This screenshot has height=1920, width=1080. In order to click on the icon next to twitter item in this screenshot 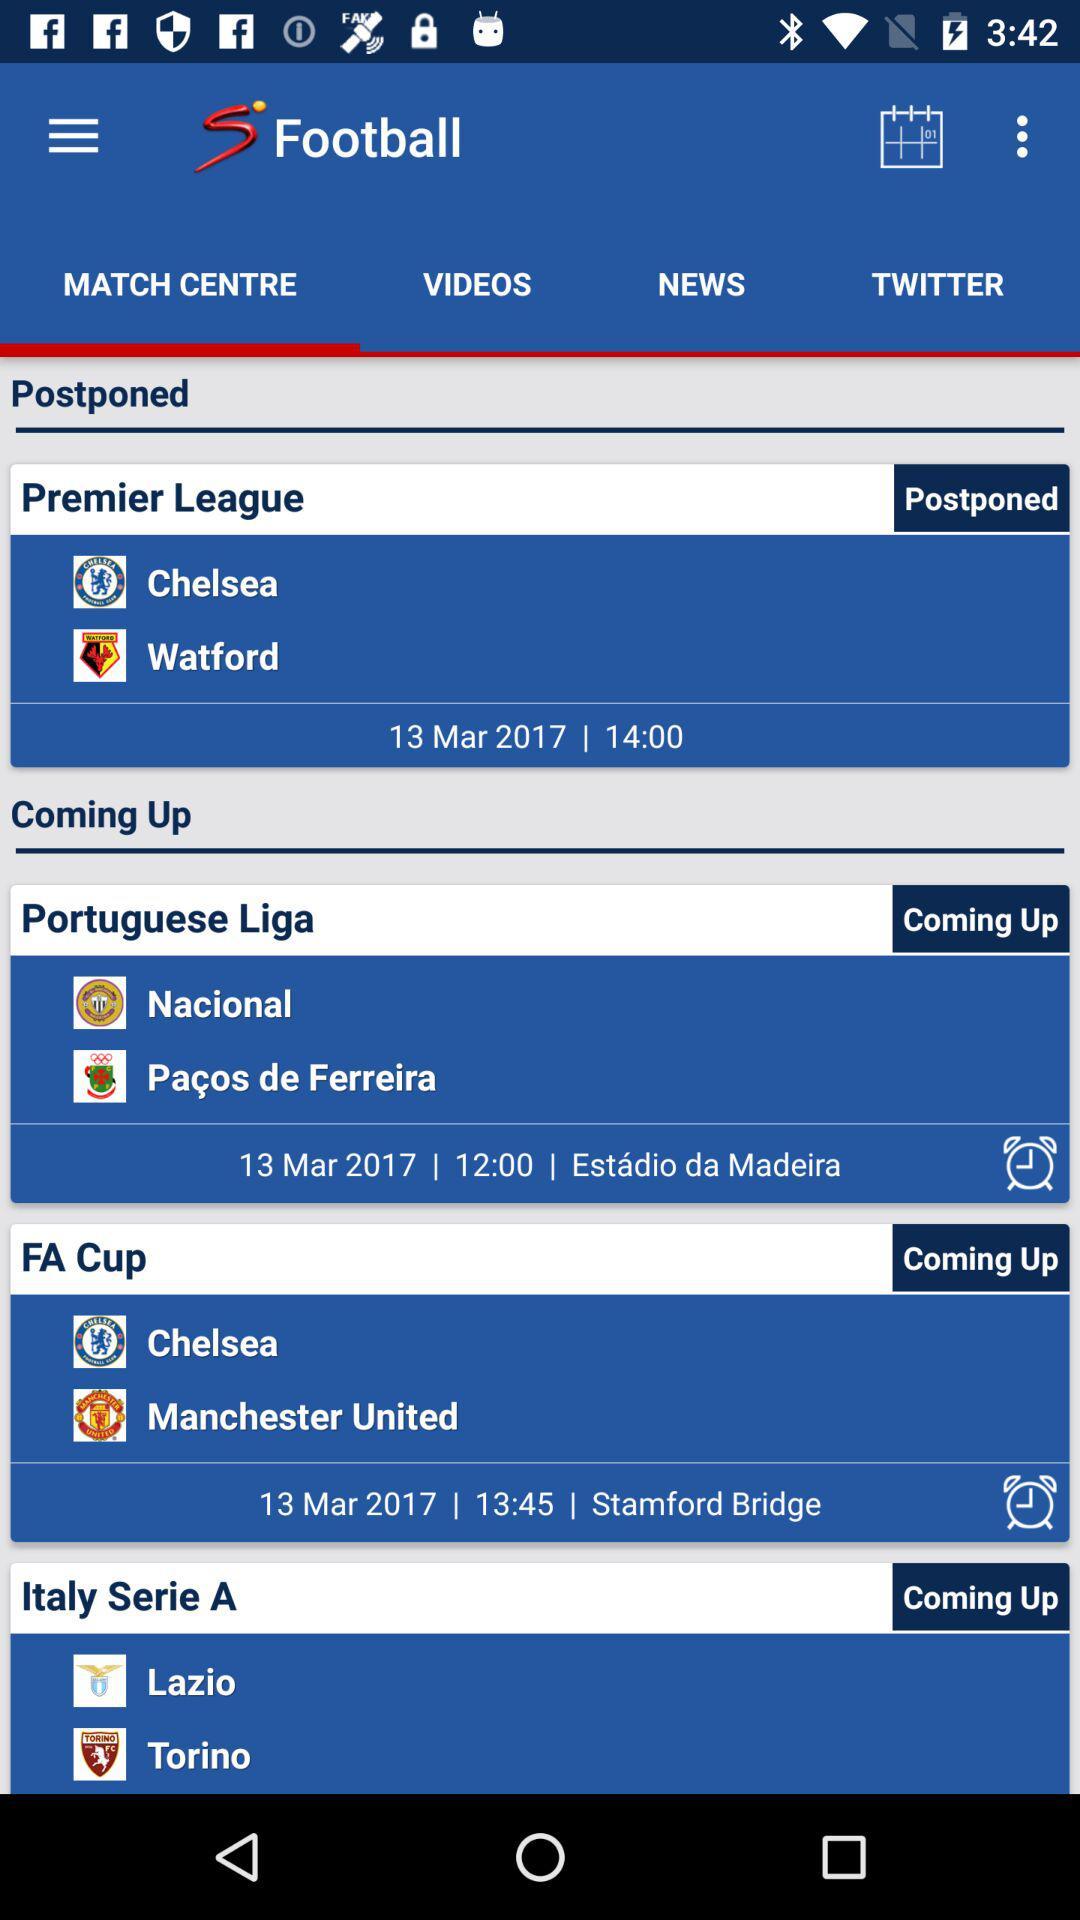, I will do `click(700, 282)`.